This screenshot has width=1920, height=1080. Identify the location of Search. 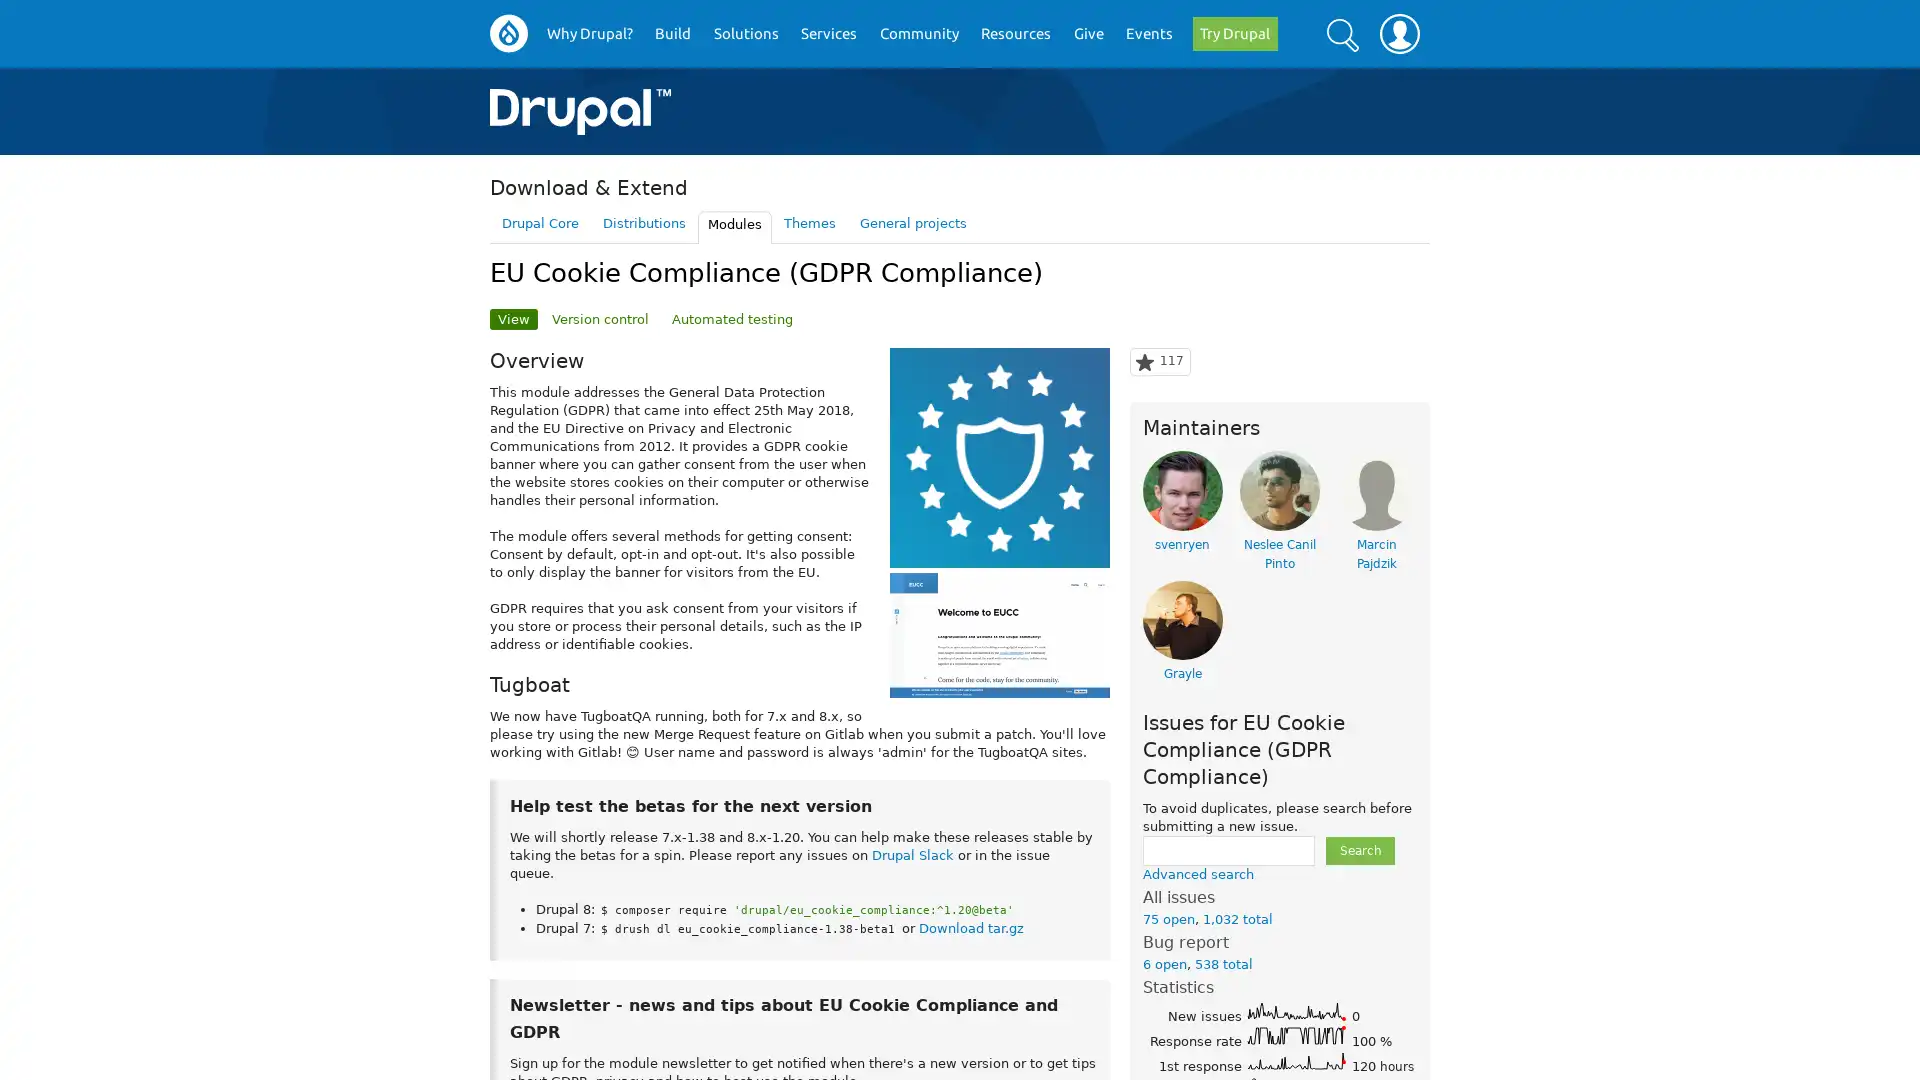
(1342, 34).